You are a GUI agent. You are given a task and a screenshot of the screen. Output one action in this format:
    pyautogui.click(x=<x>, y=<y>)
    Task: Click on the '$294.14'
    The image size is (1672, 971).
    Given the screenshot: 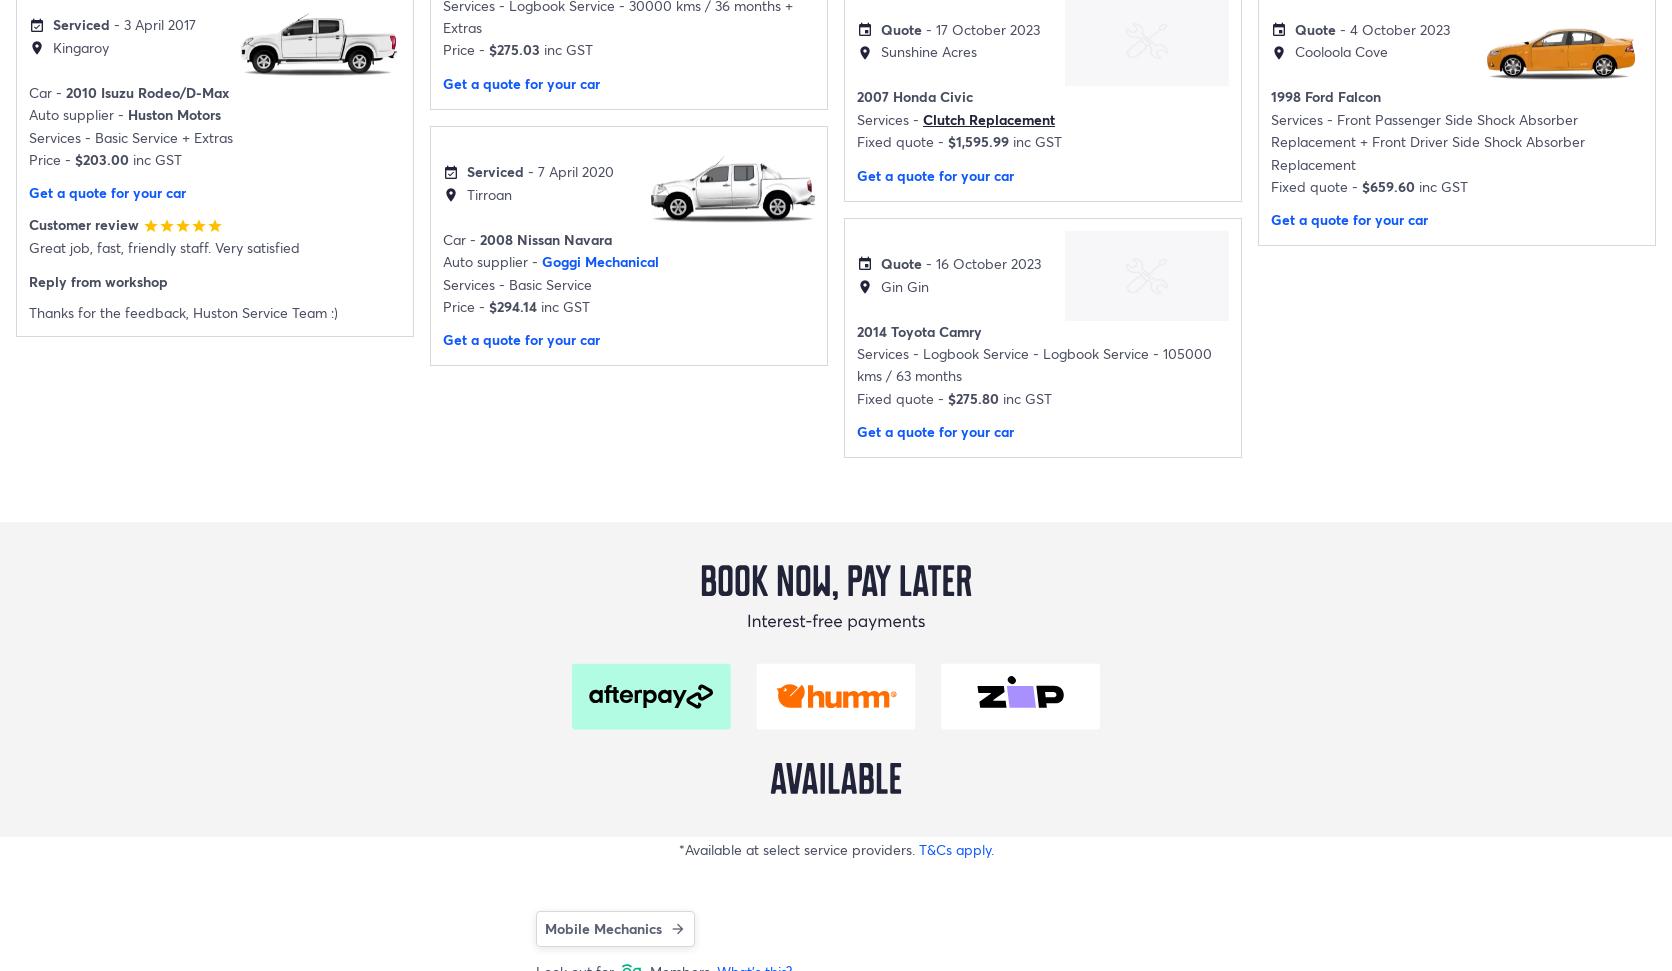 What is the action you would take?
    pyautogui.click(x=512, y=304)
    